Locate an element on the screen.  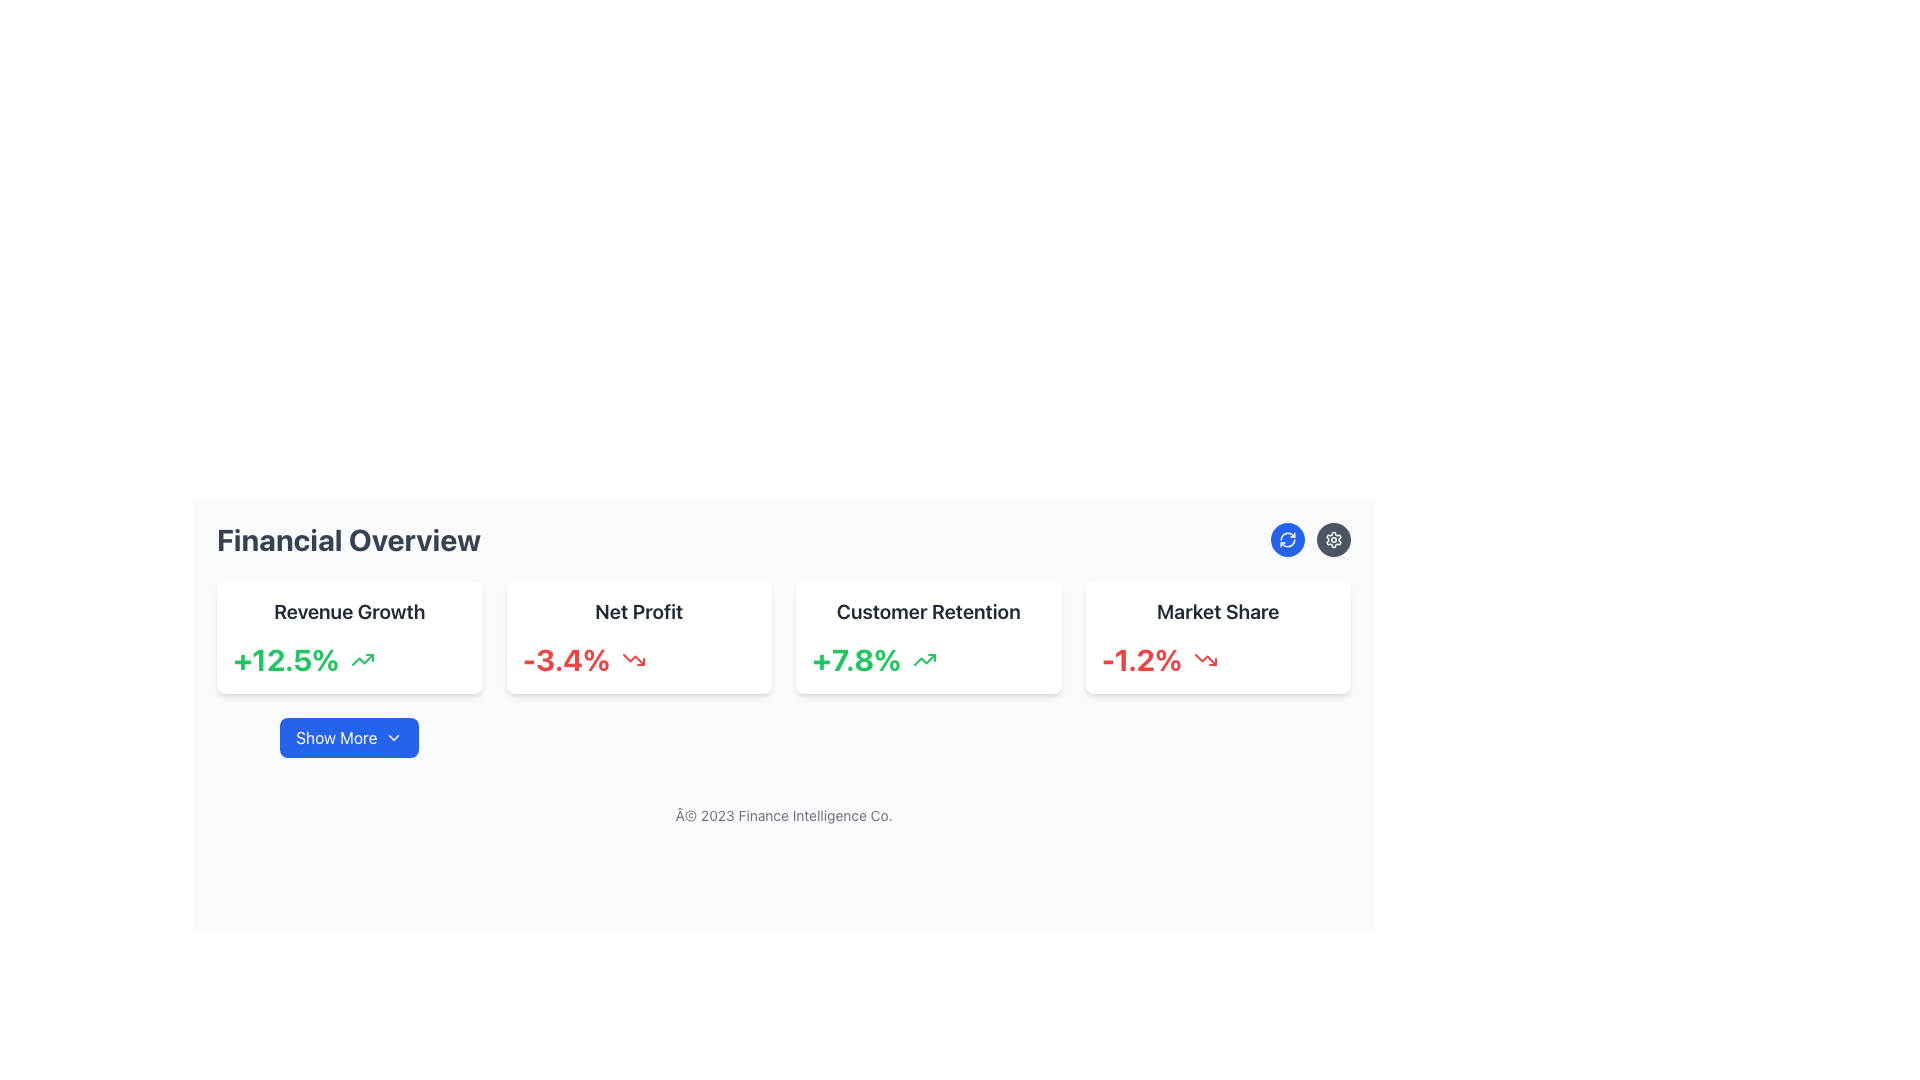
the zigzag arrow line in the statistics card labeled 'Net Profit', which is styled in red and indicates a decrease or downward trend is located at coordinates (632, 659).